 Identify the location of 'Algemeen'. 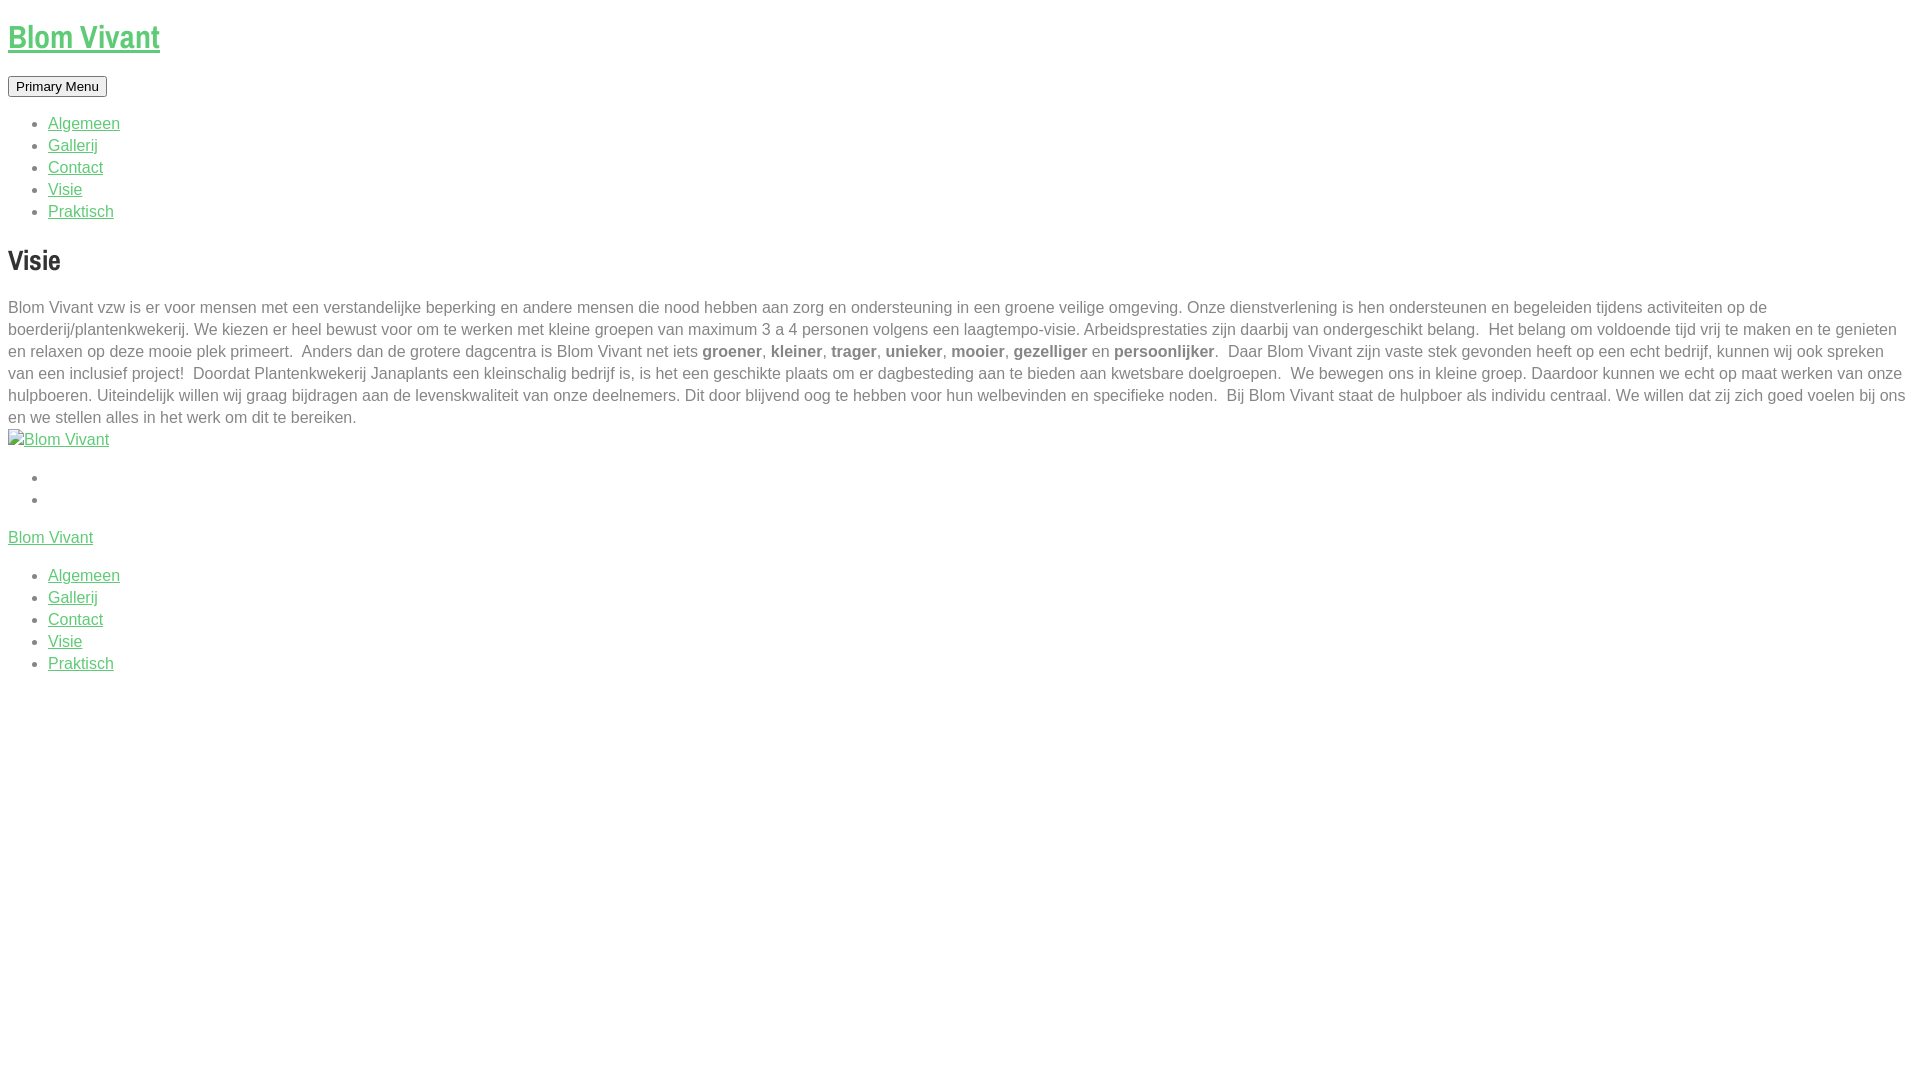
(82, 575).